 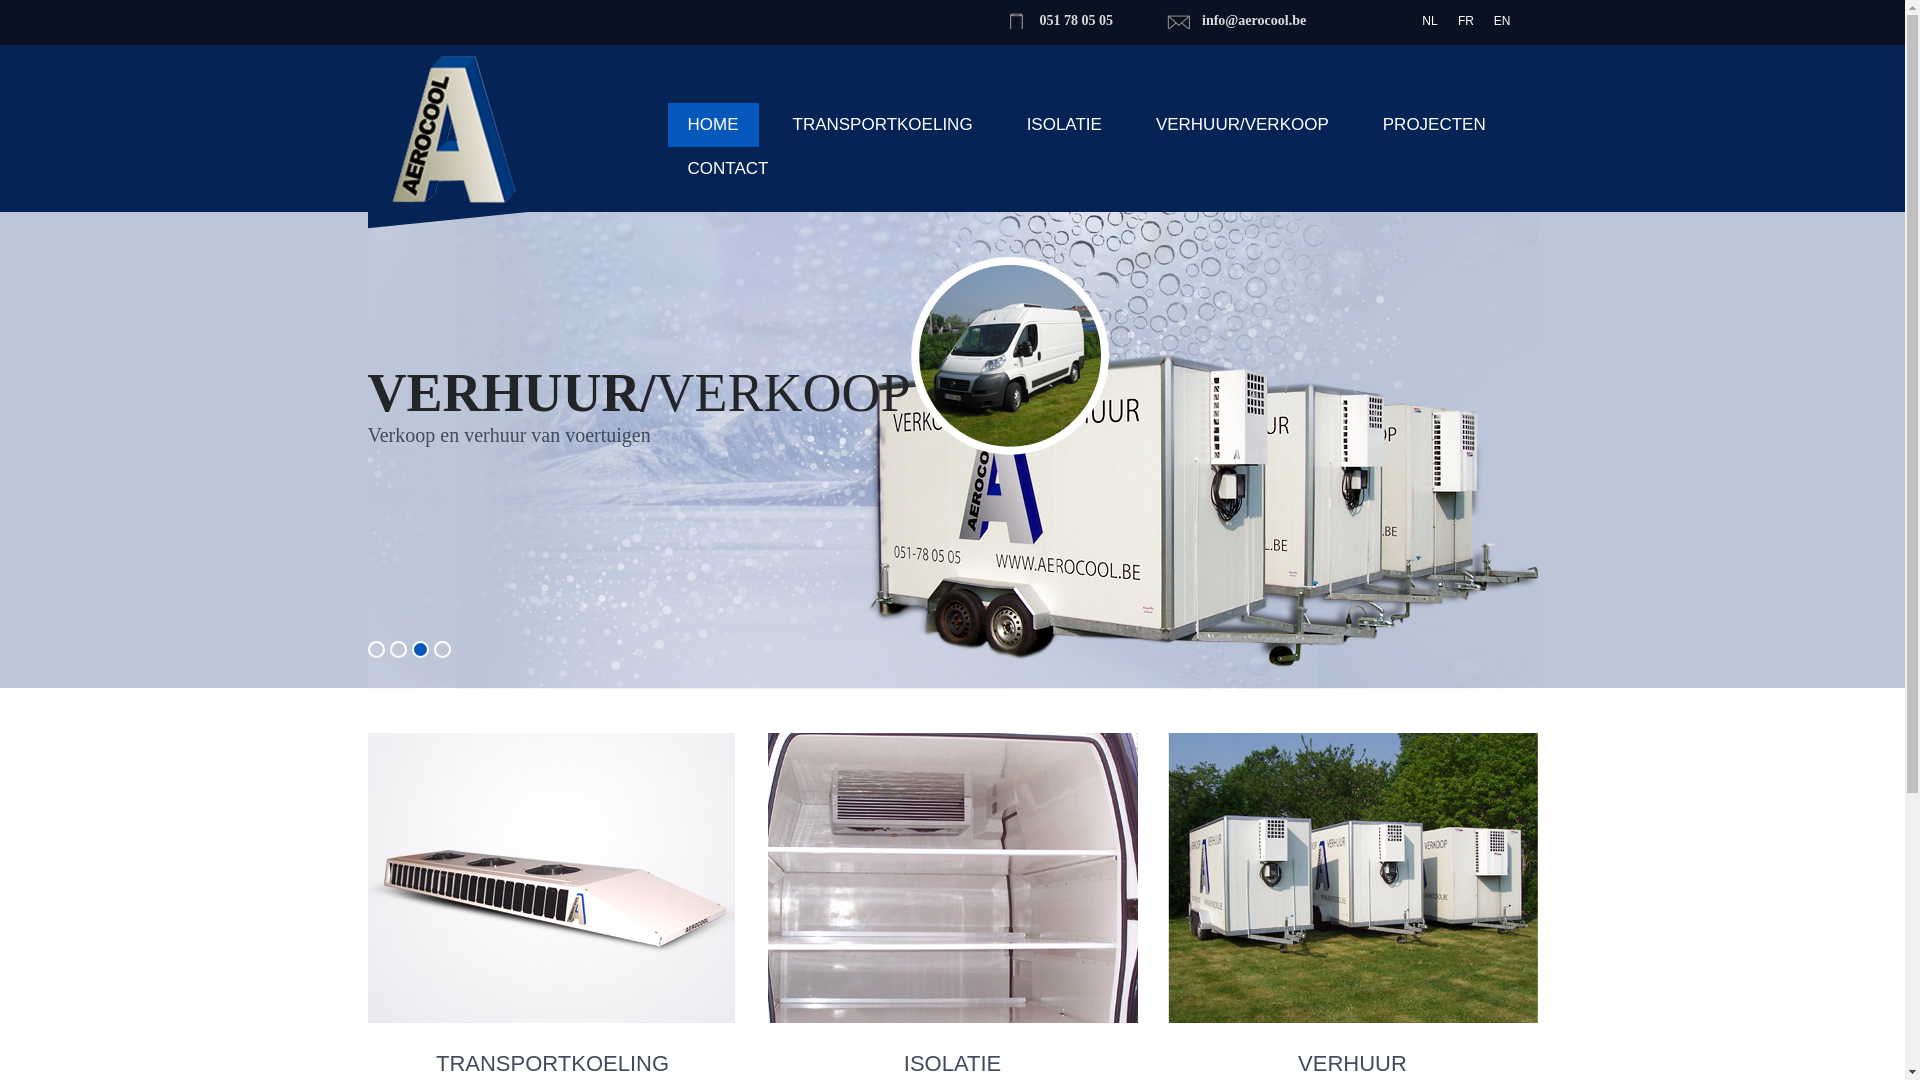 What do you see at coordinates (1428, 22) in the screenshot?
I see `'NL'` at bounding box center [1428, 22].